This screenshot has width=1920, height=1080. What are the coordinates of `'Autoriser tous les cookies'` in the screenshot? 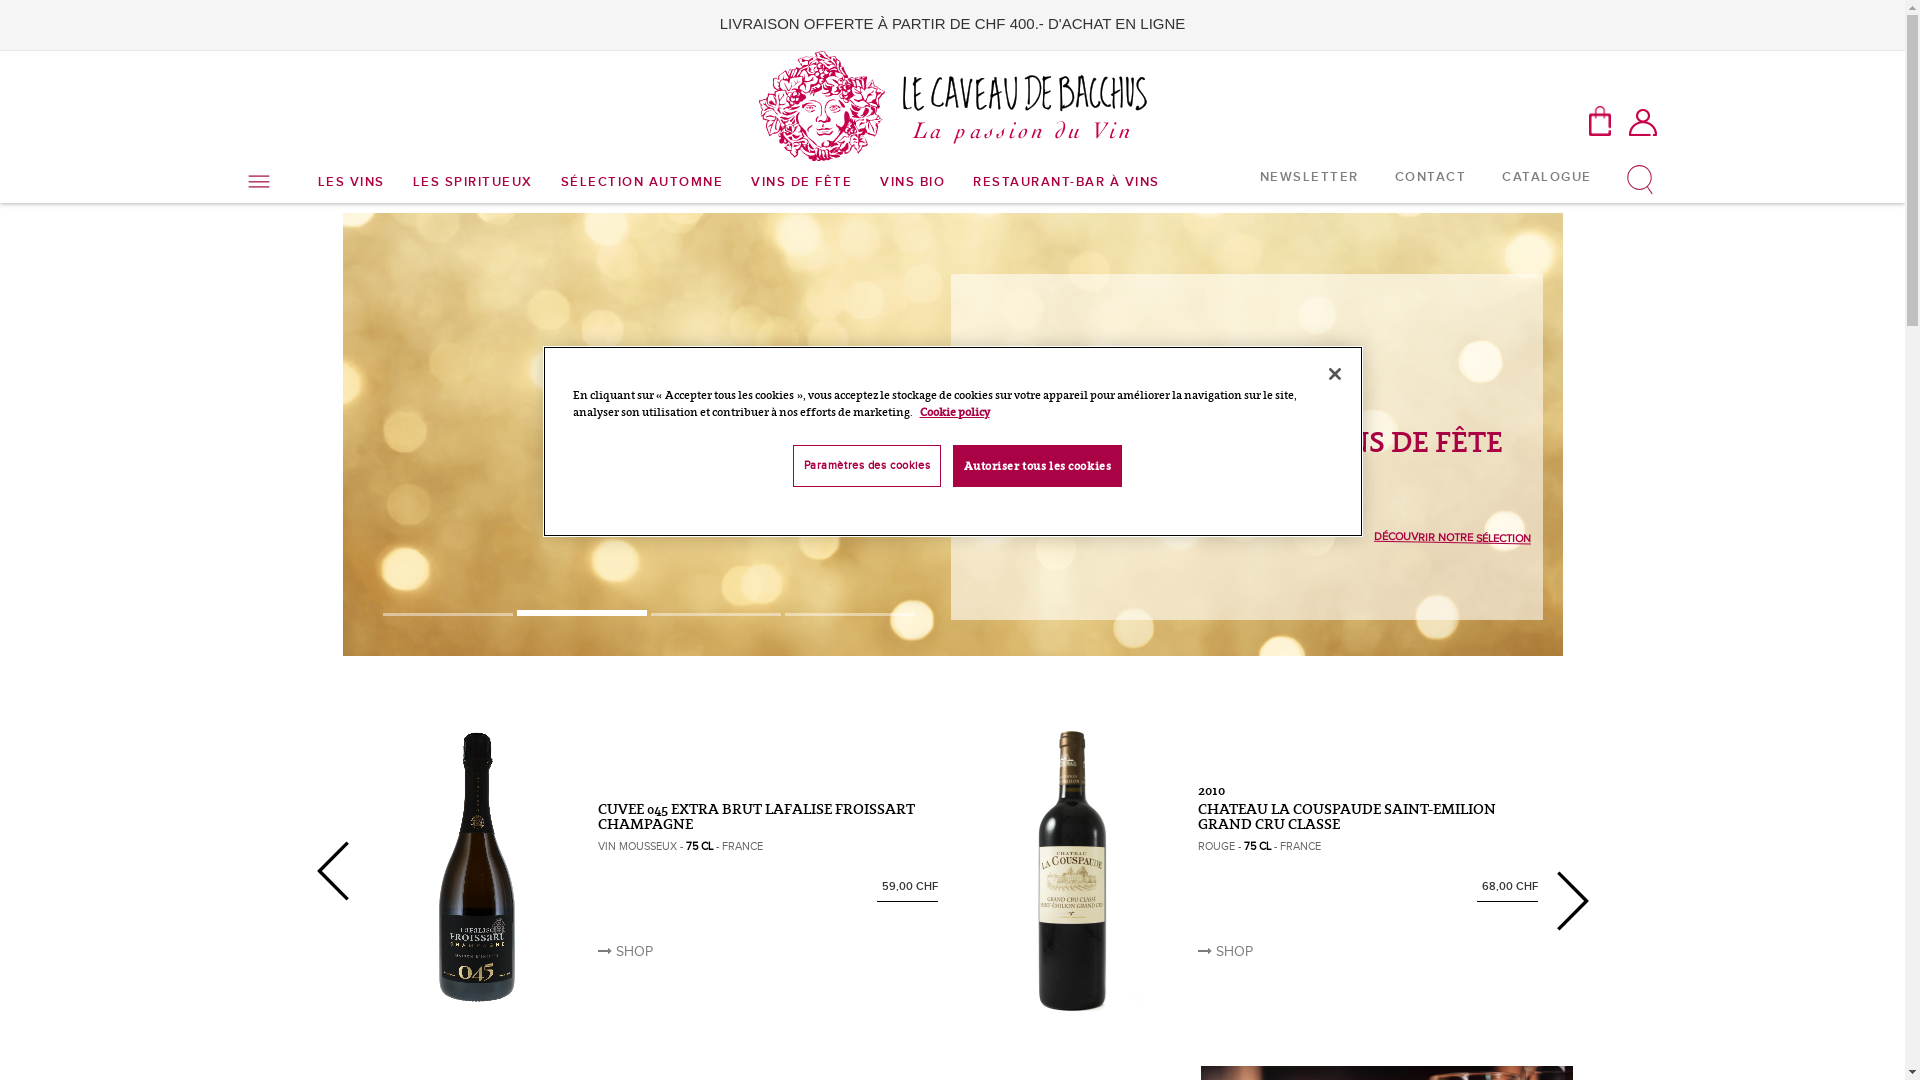 It's located at (950, 466).